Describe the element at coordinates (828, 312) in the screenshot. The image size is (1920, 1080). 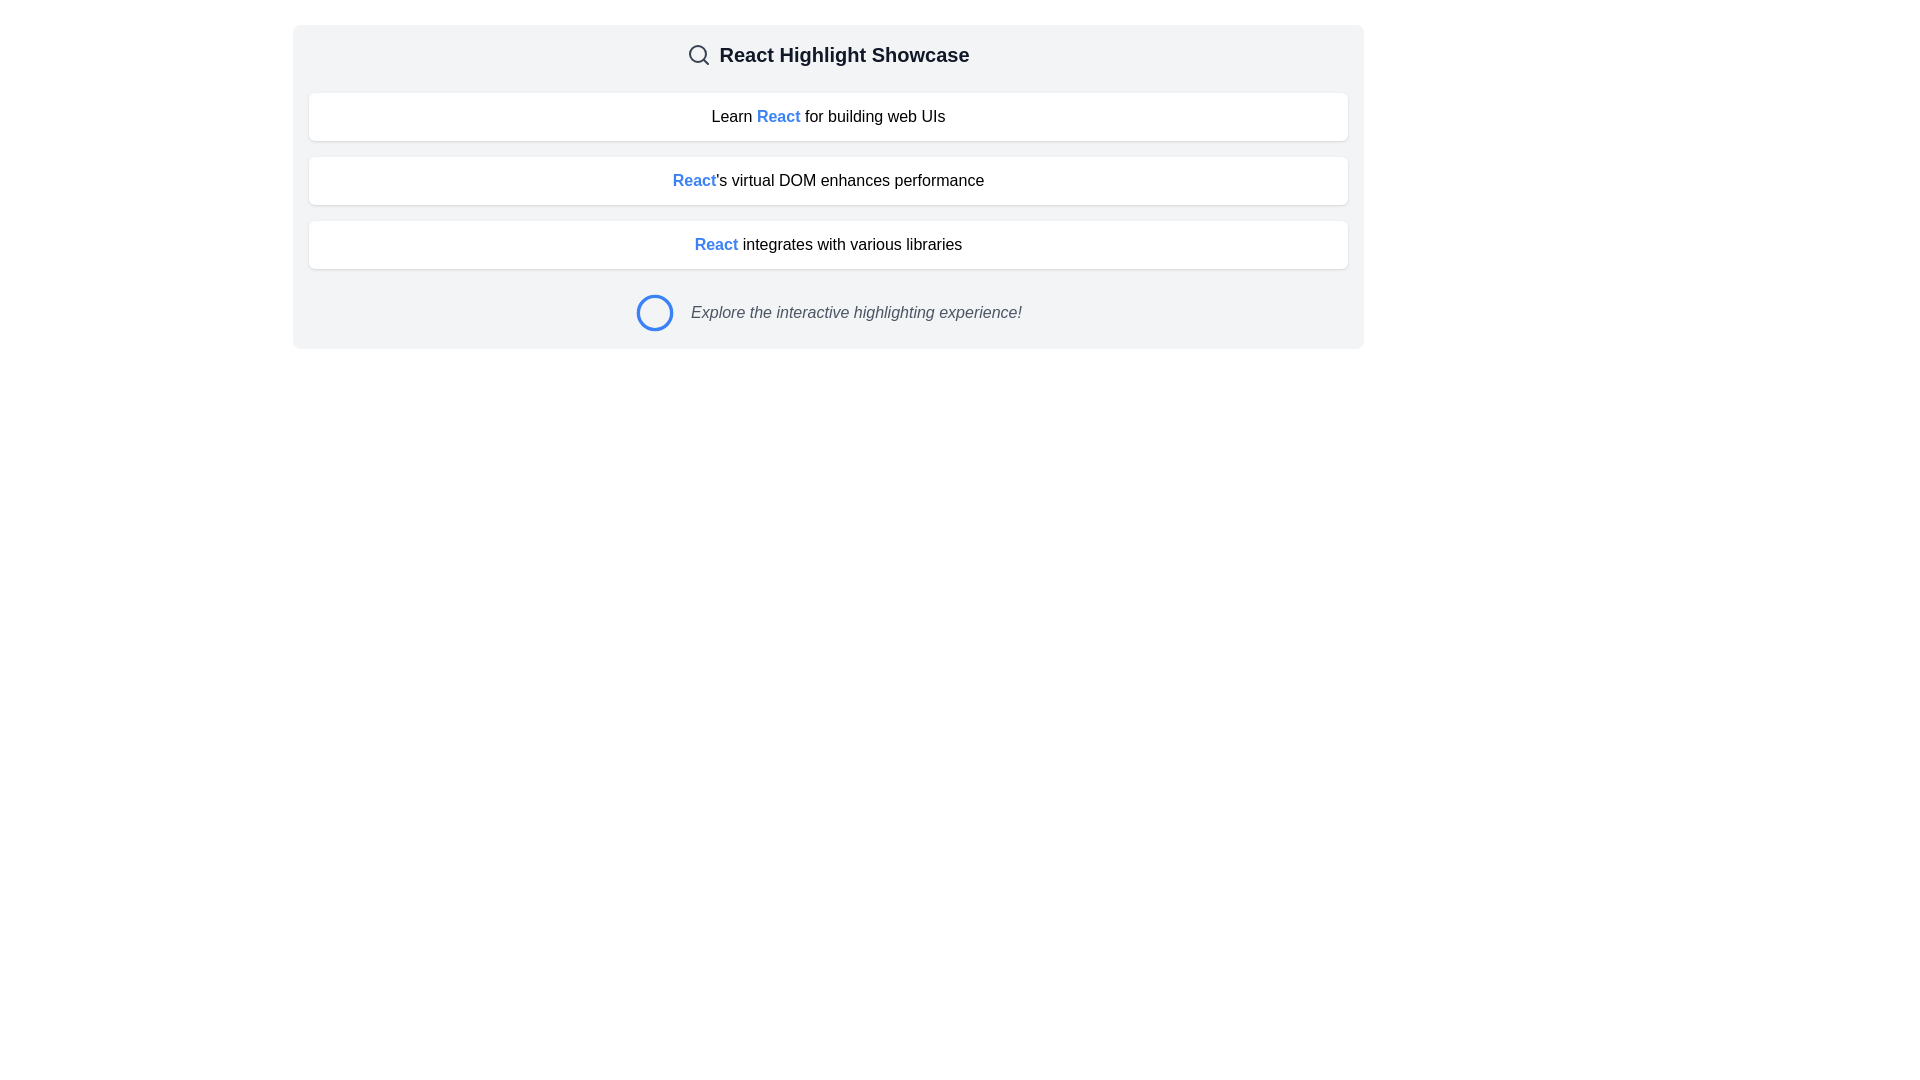
I see `the informational text 'Explore the interactive highlighting experience!' which is positioned to the right of the animated circular icon, if it is linked to a feature` at that location.